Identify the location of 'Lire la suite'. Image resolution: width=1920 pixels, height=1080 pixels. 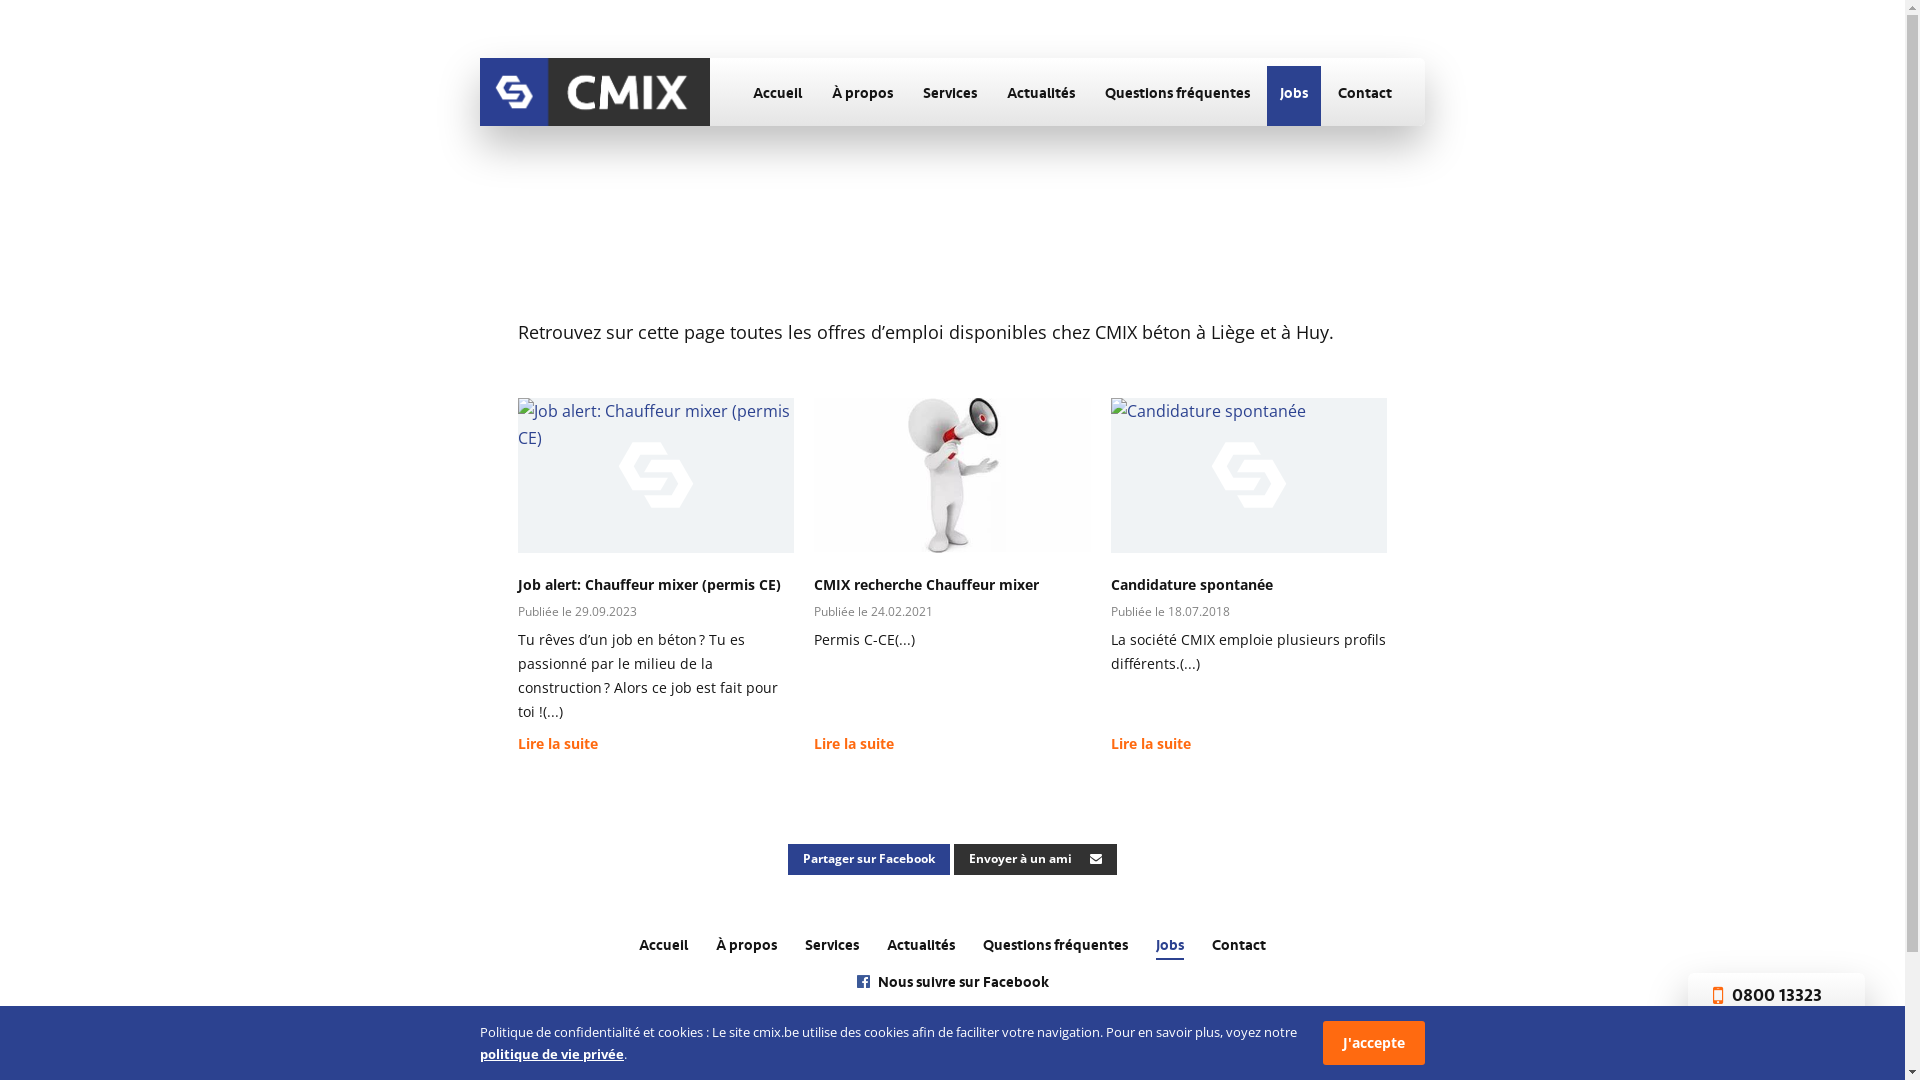
(557, 748).